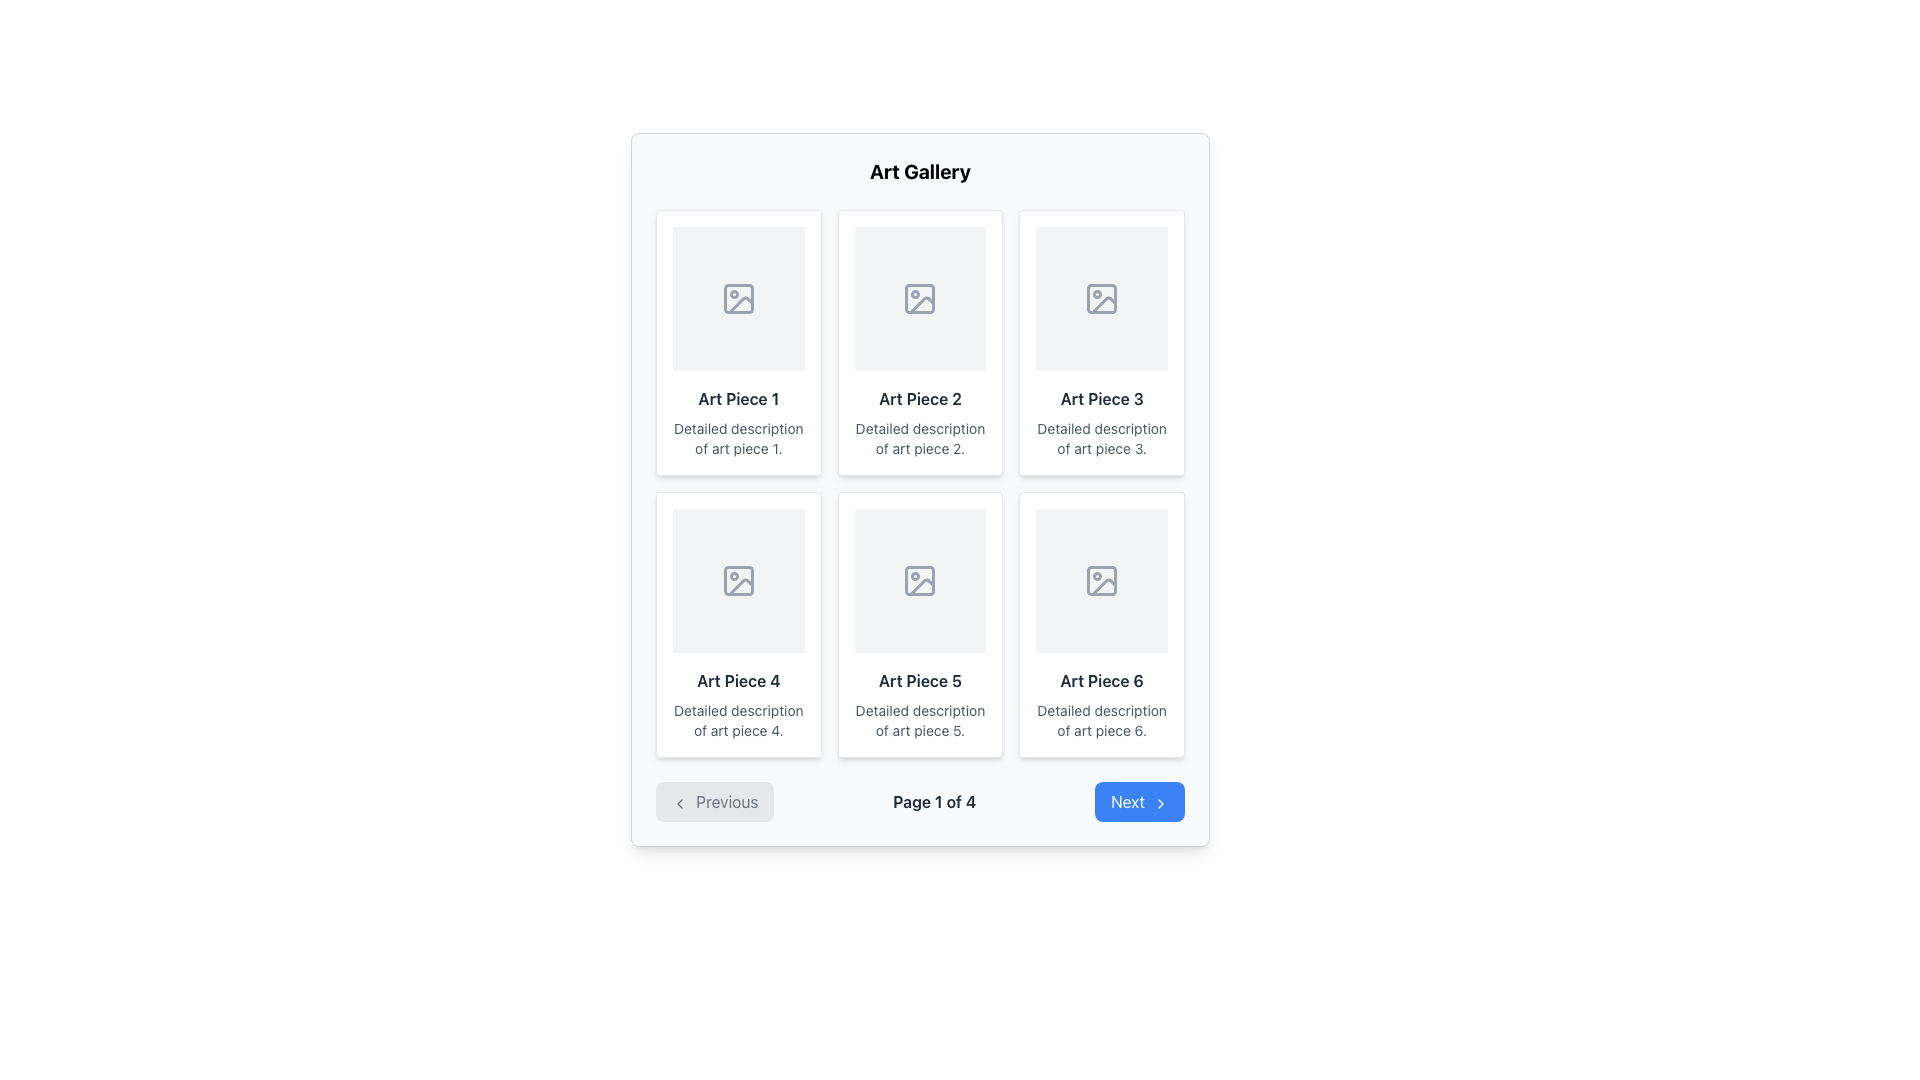 The image size is (1920, 1080). Describe the element at coordinates (1101, 299) in the screenshot. I see `the picture frame icon with a mountain and sun inside, located in the top right of the gallery grid for 'Art Piece 3'` at that location.